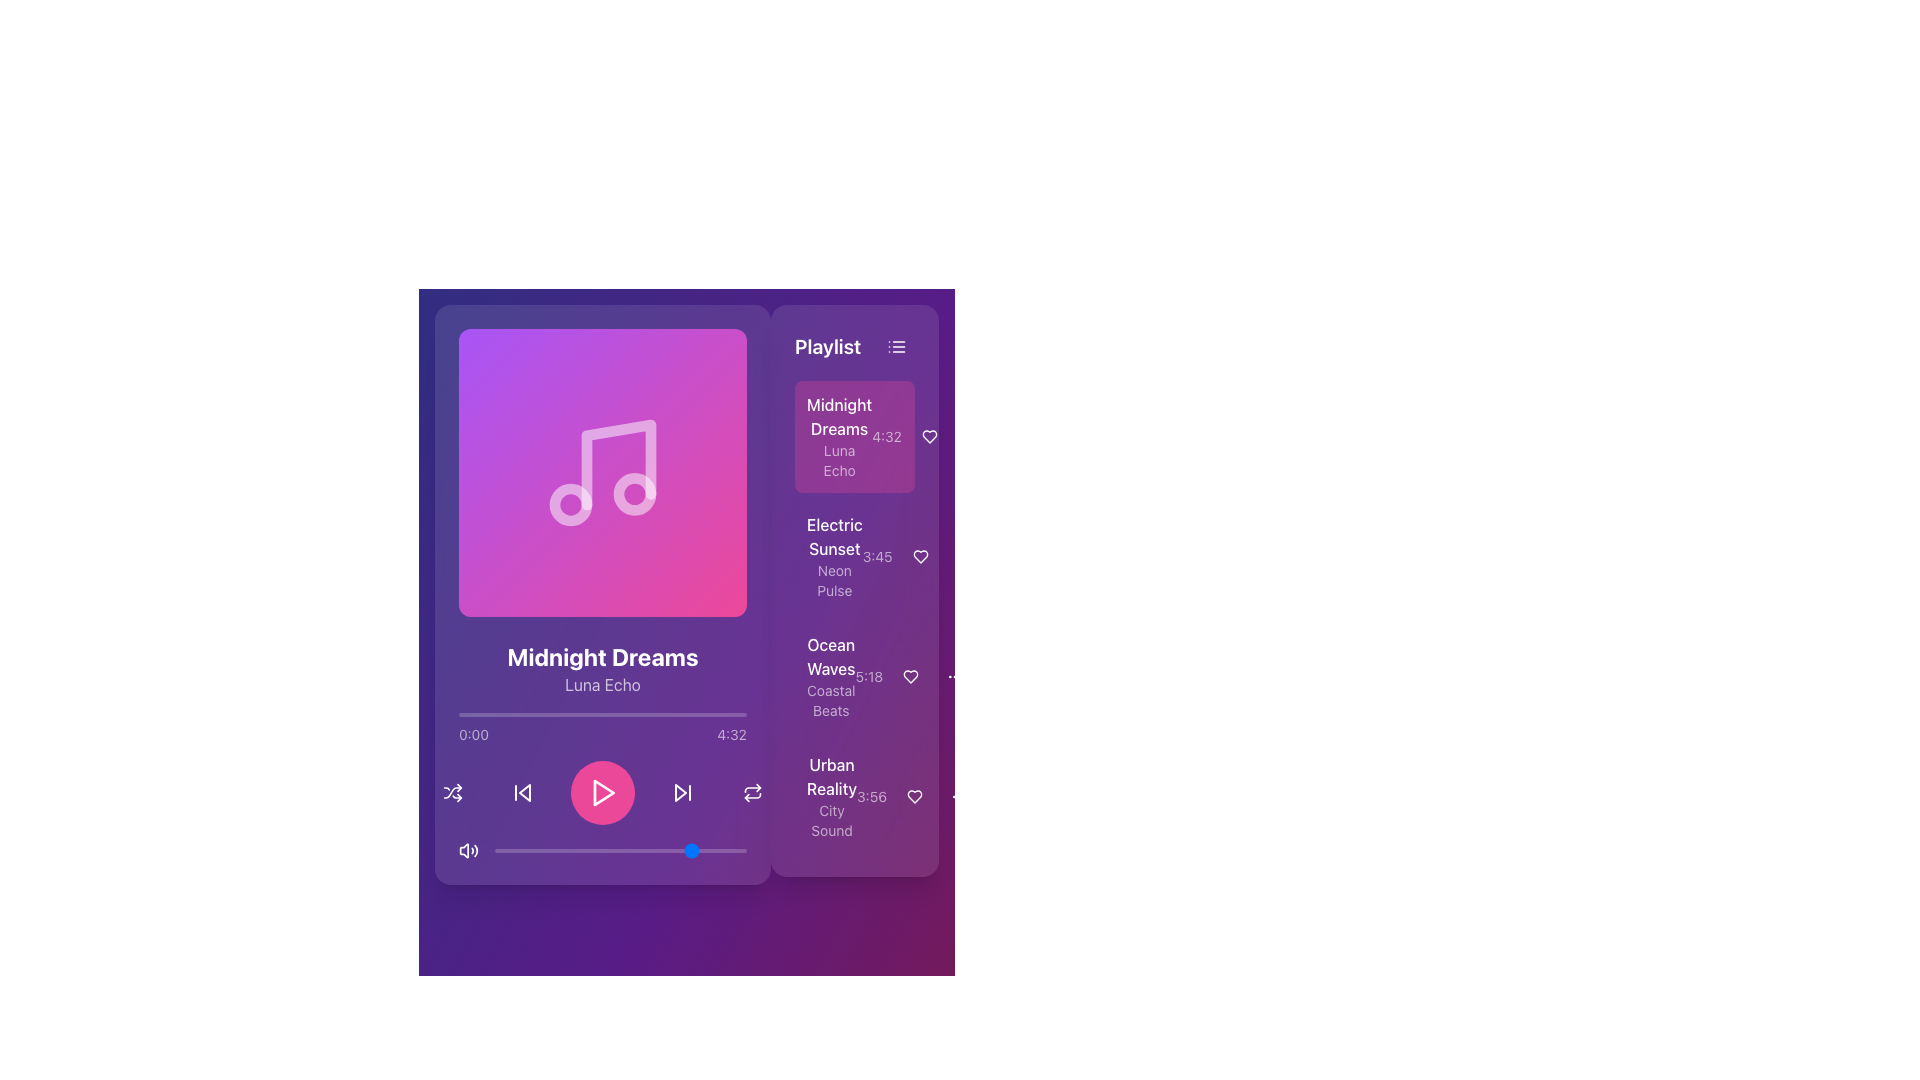  What do you see at coordinates (545, 851) in the screenshot?
I see `the slider` at bounding box center [545, 851].